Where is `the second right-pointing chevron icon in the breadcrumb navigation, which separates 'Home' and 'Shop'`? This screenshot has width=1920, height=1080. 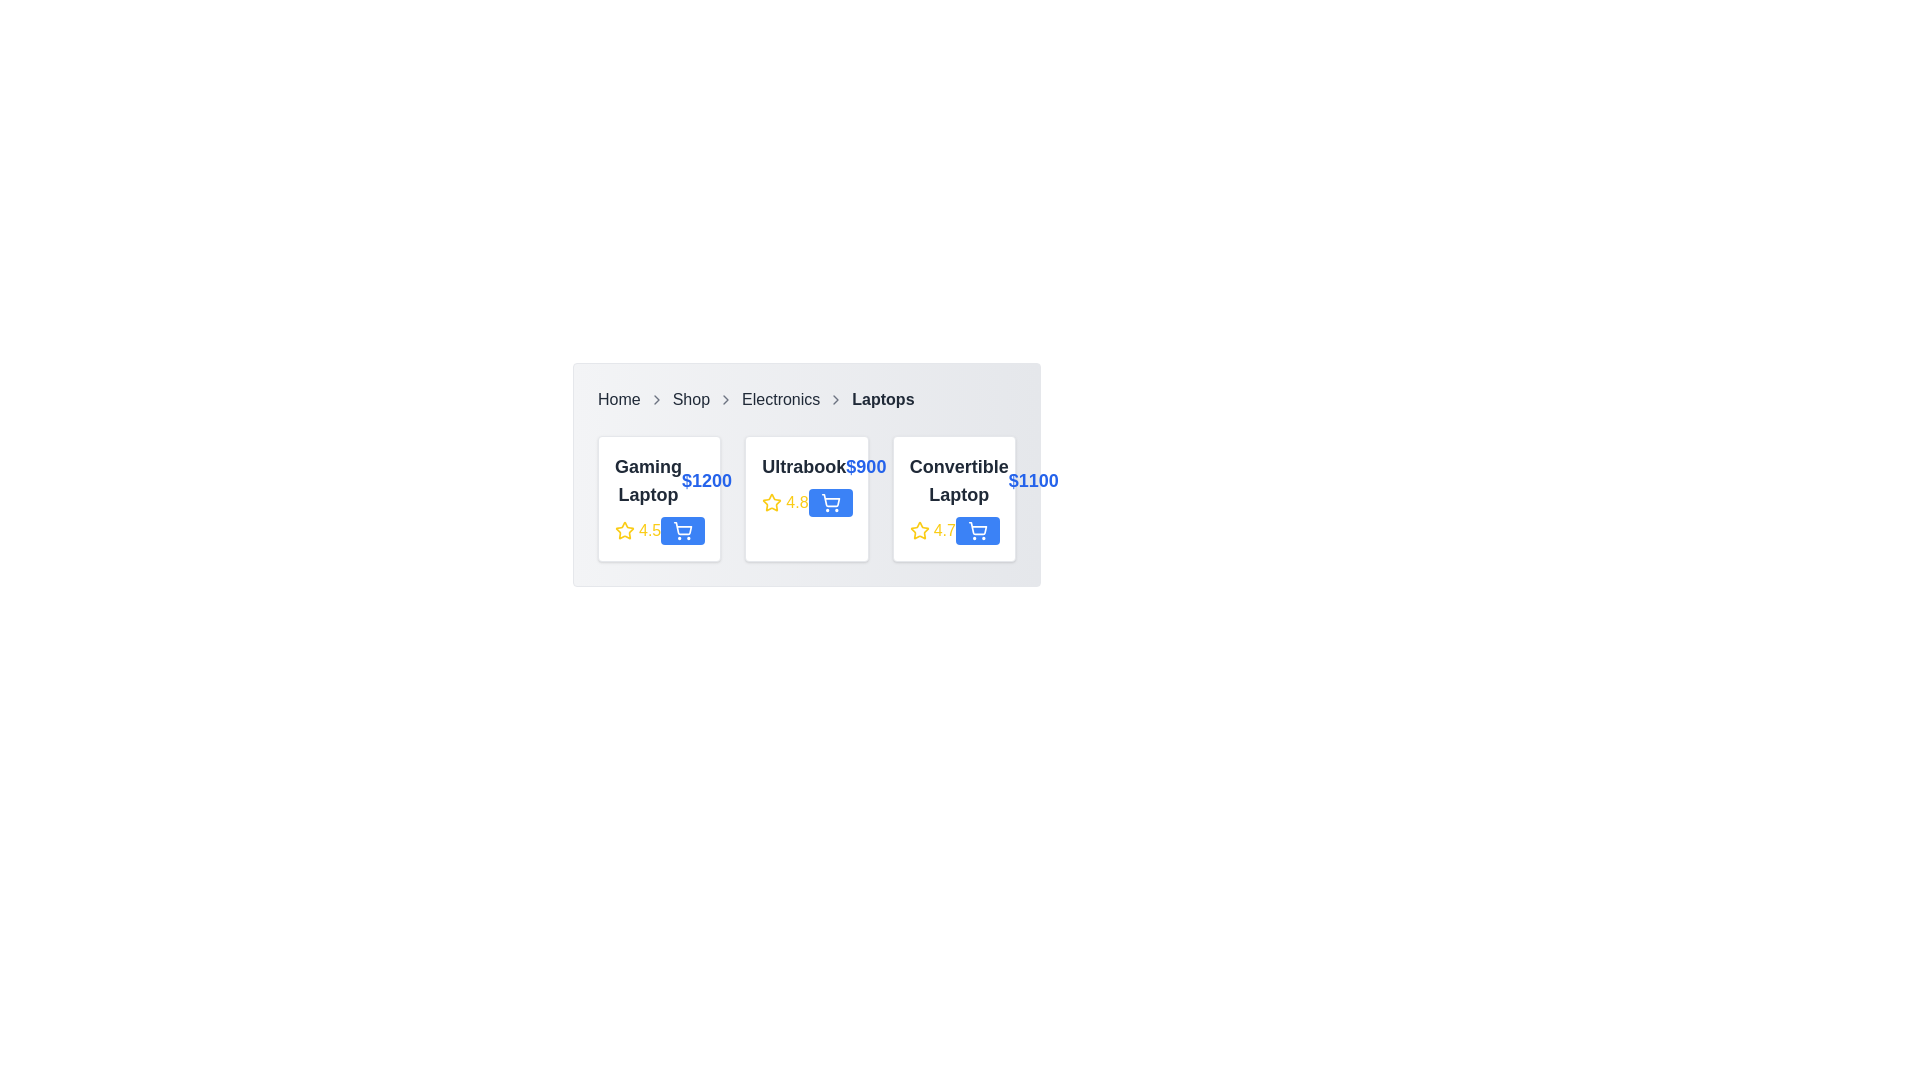
the second right-pointing chevron icon in the breadcrumb navigation, which separates 'Home' and 'Shop' is located at coordinates (656, 400).